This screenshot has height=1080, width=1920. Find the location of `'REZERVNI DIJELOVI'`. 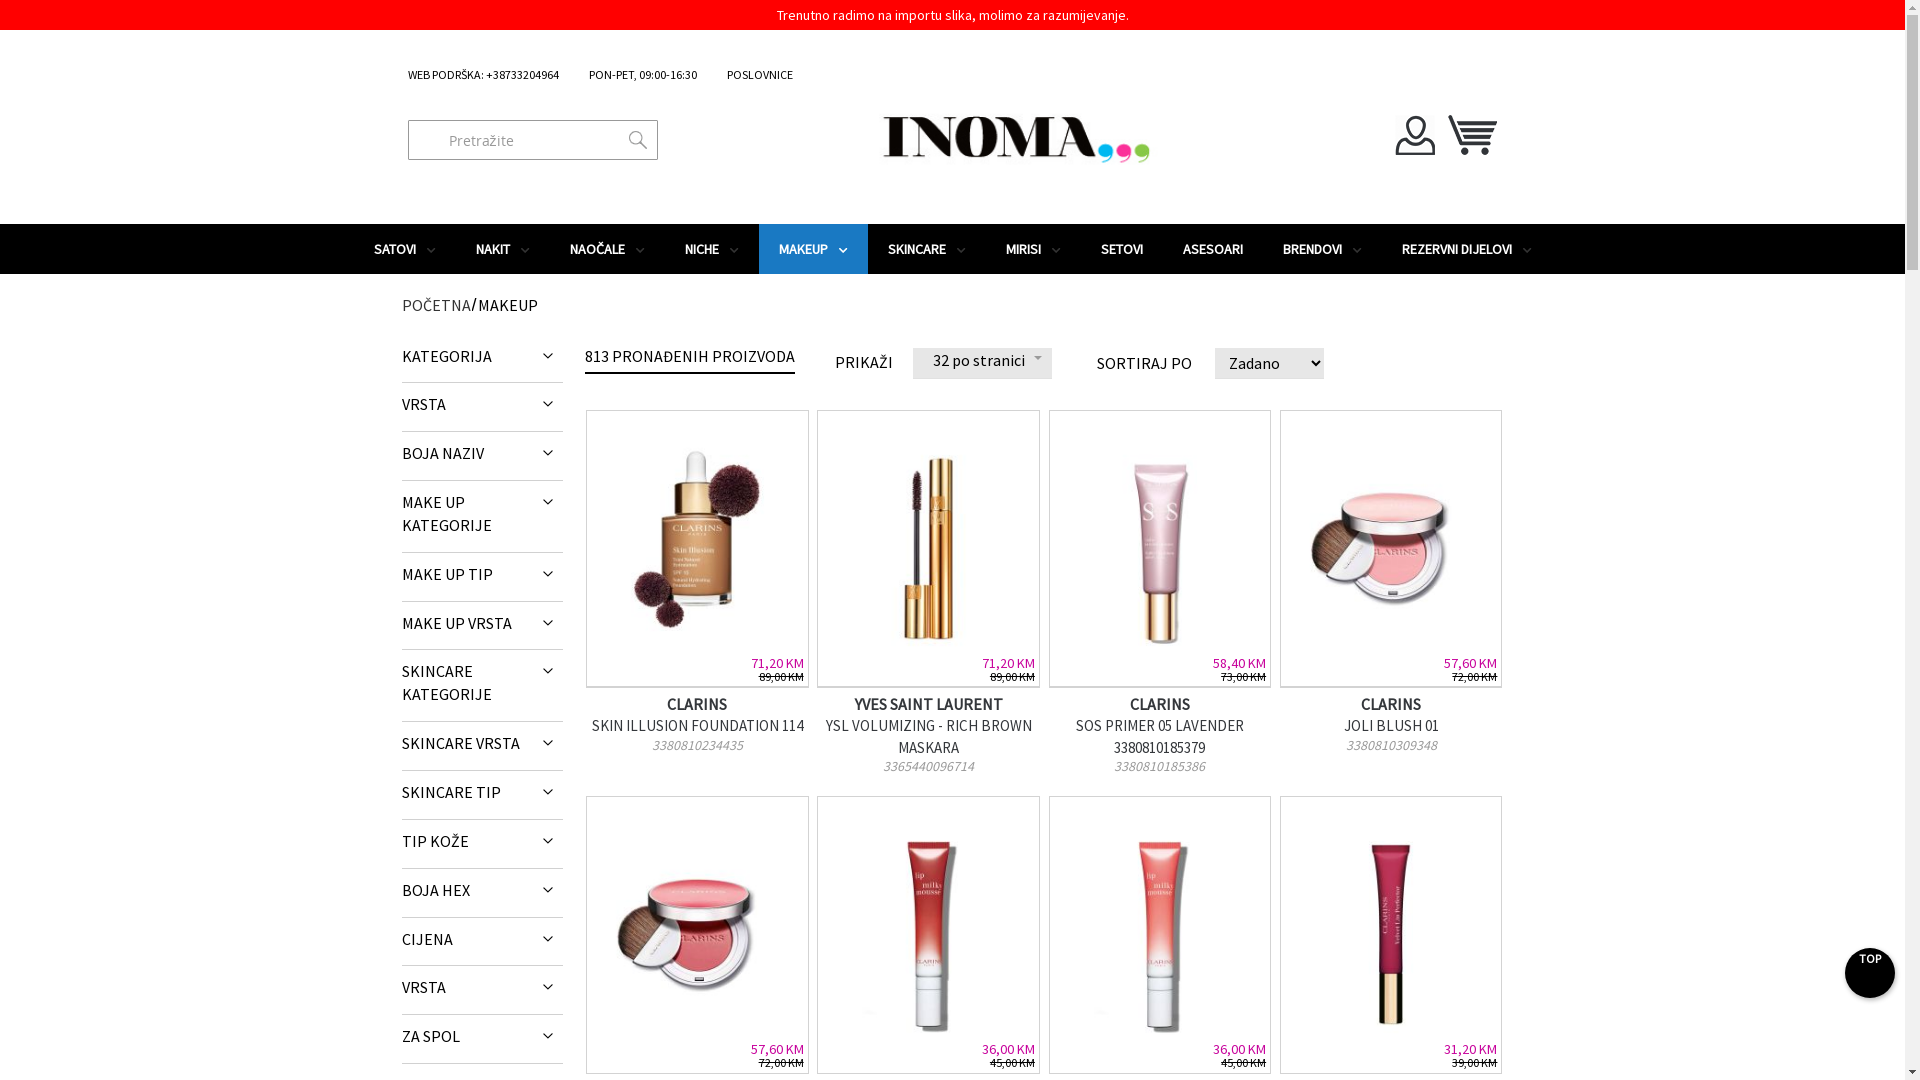

'REZERVNI DIJELOVI' is located at coordinates (1467, 248).